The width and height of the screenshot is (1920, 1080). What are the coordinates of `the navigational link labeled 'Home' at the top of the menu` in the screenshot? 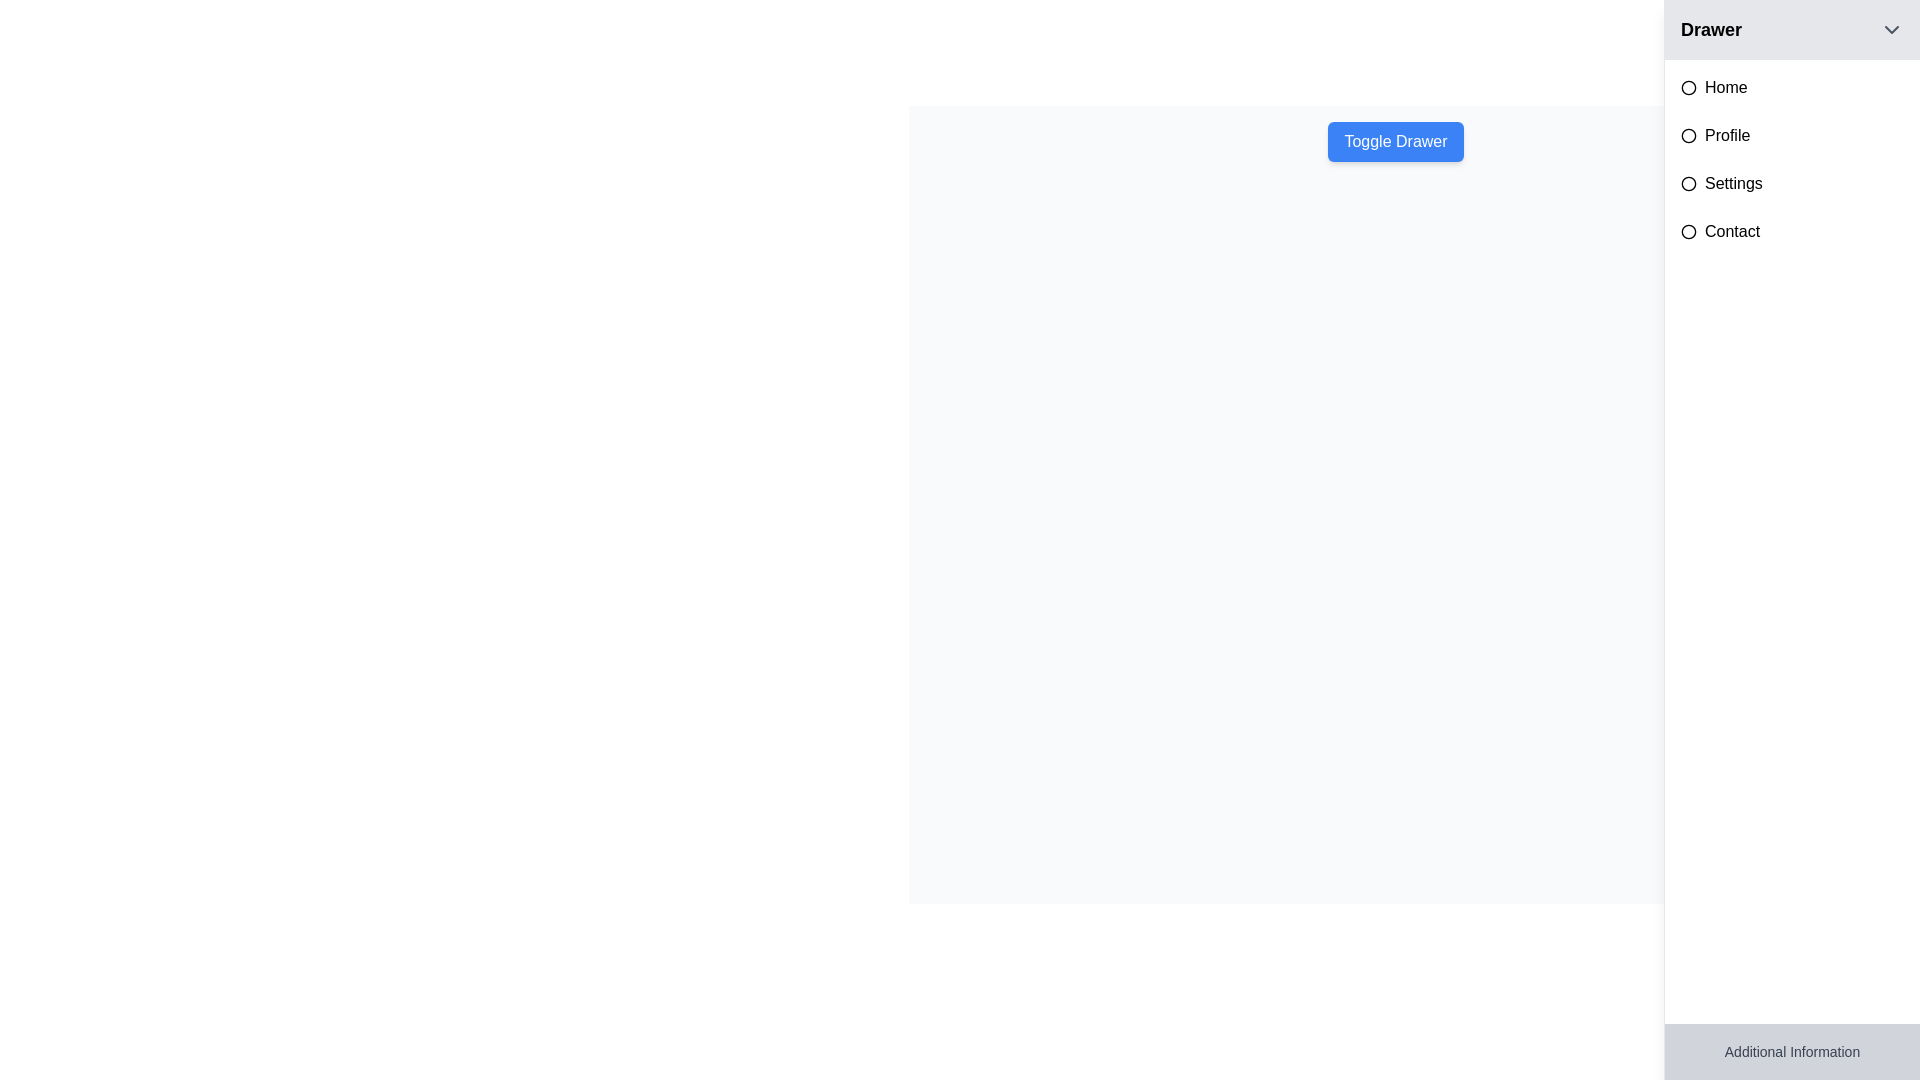 It's located at (1792, 87).